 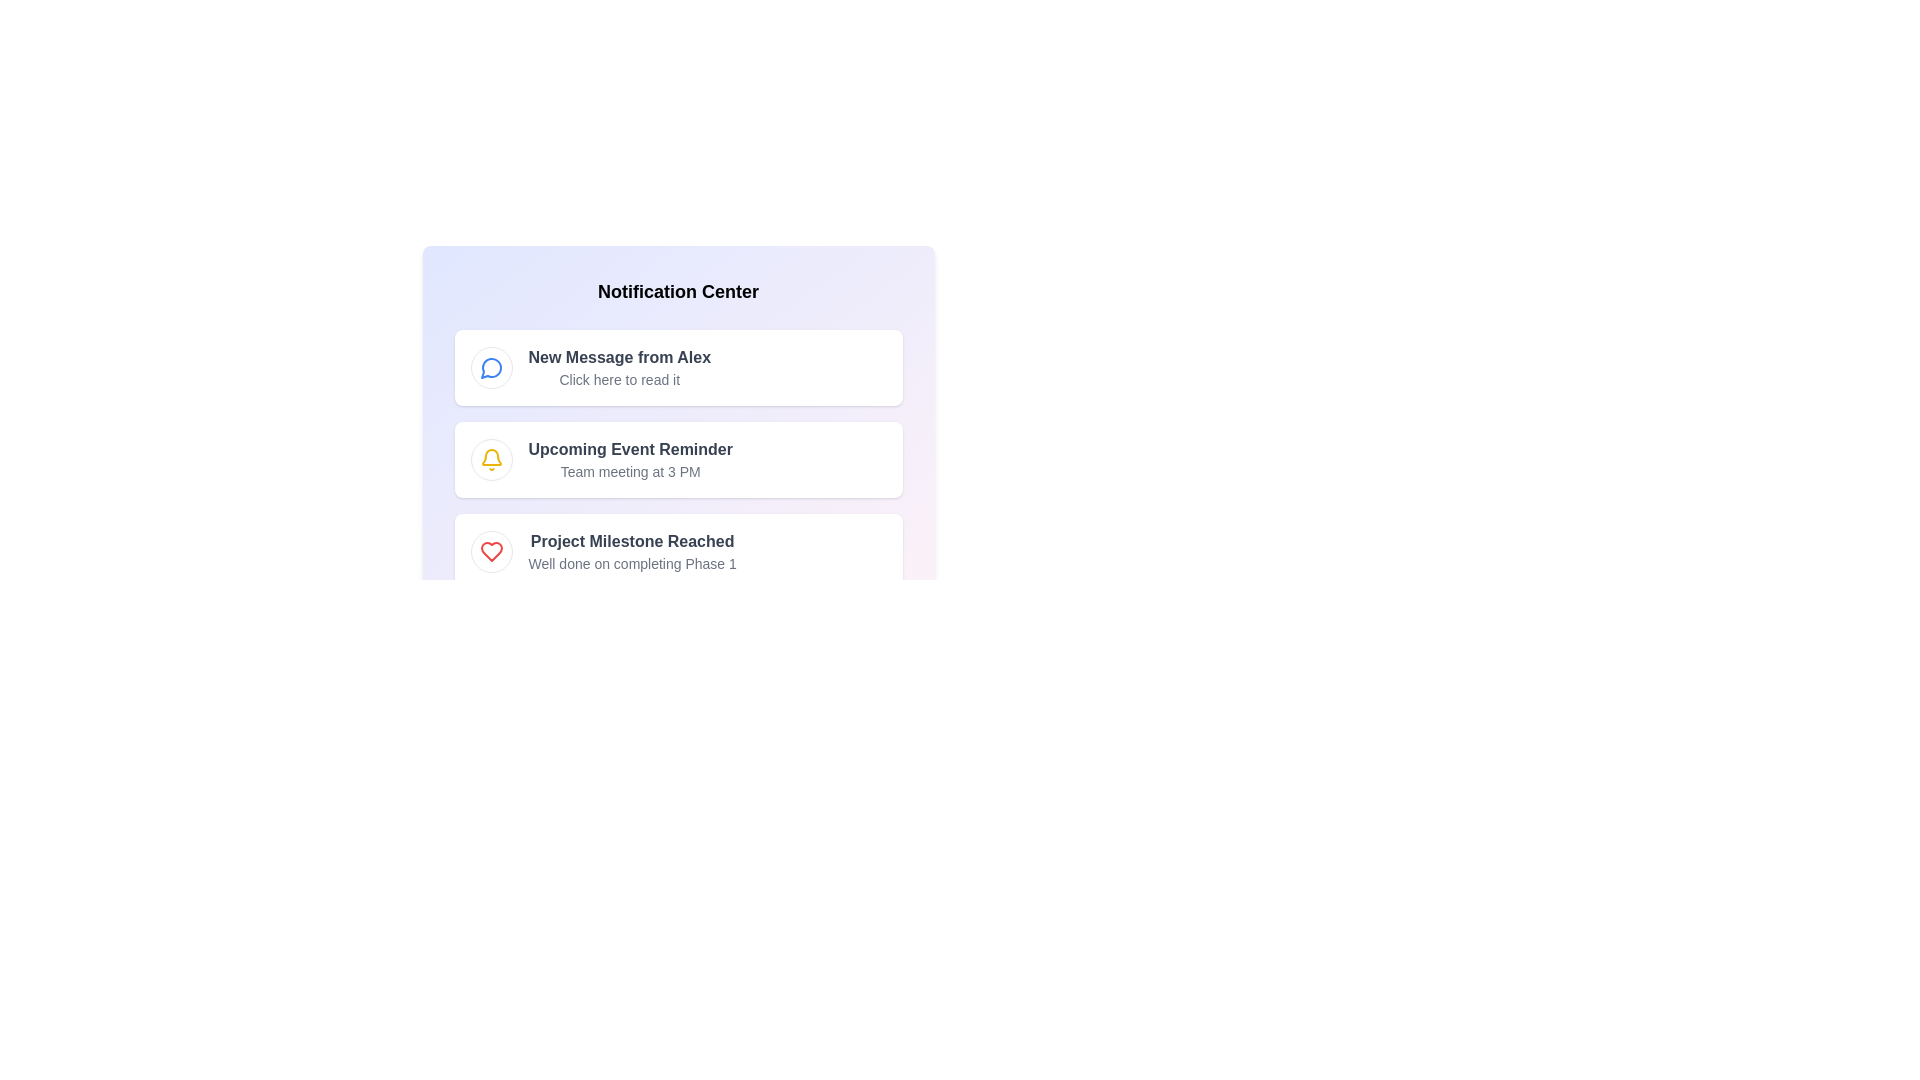 What do you see at coordinates (491, 459) in the screenshot?
I see `the notification icon for Alert` at bounding box center [491, 459].